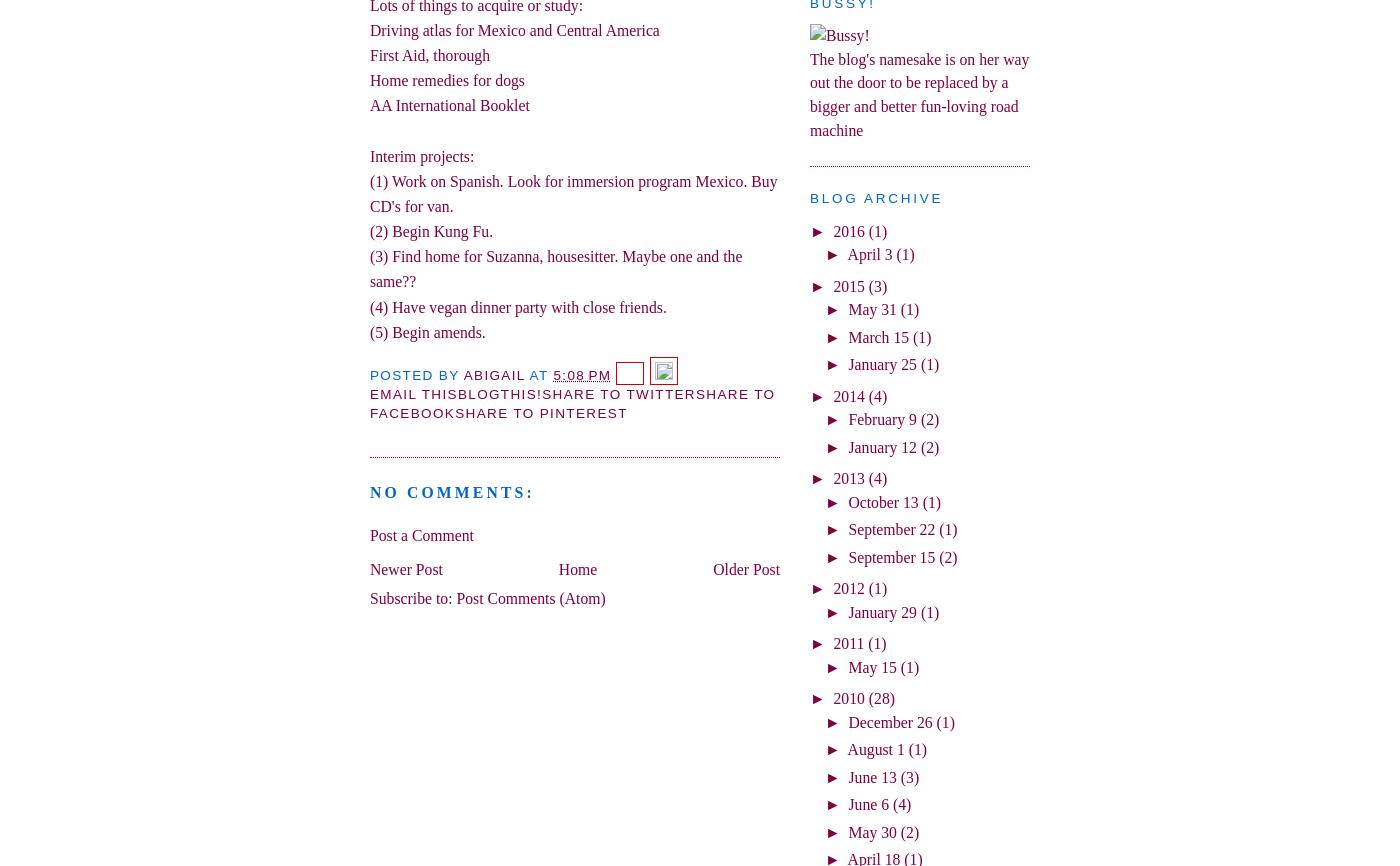  What do you see at coordinates (618, 392) in the screenshot?
I see `'Share to Twitter'` at bounding box center [618, 392].